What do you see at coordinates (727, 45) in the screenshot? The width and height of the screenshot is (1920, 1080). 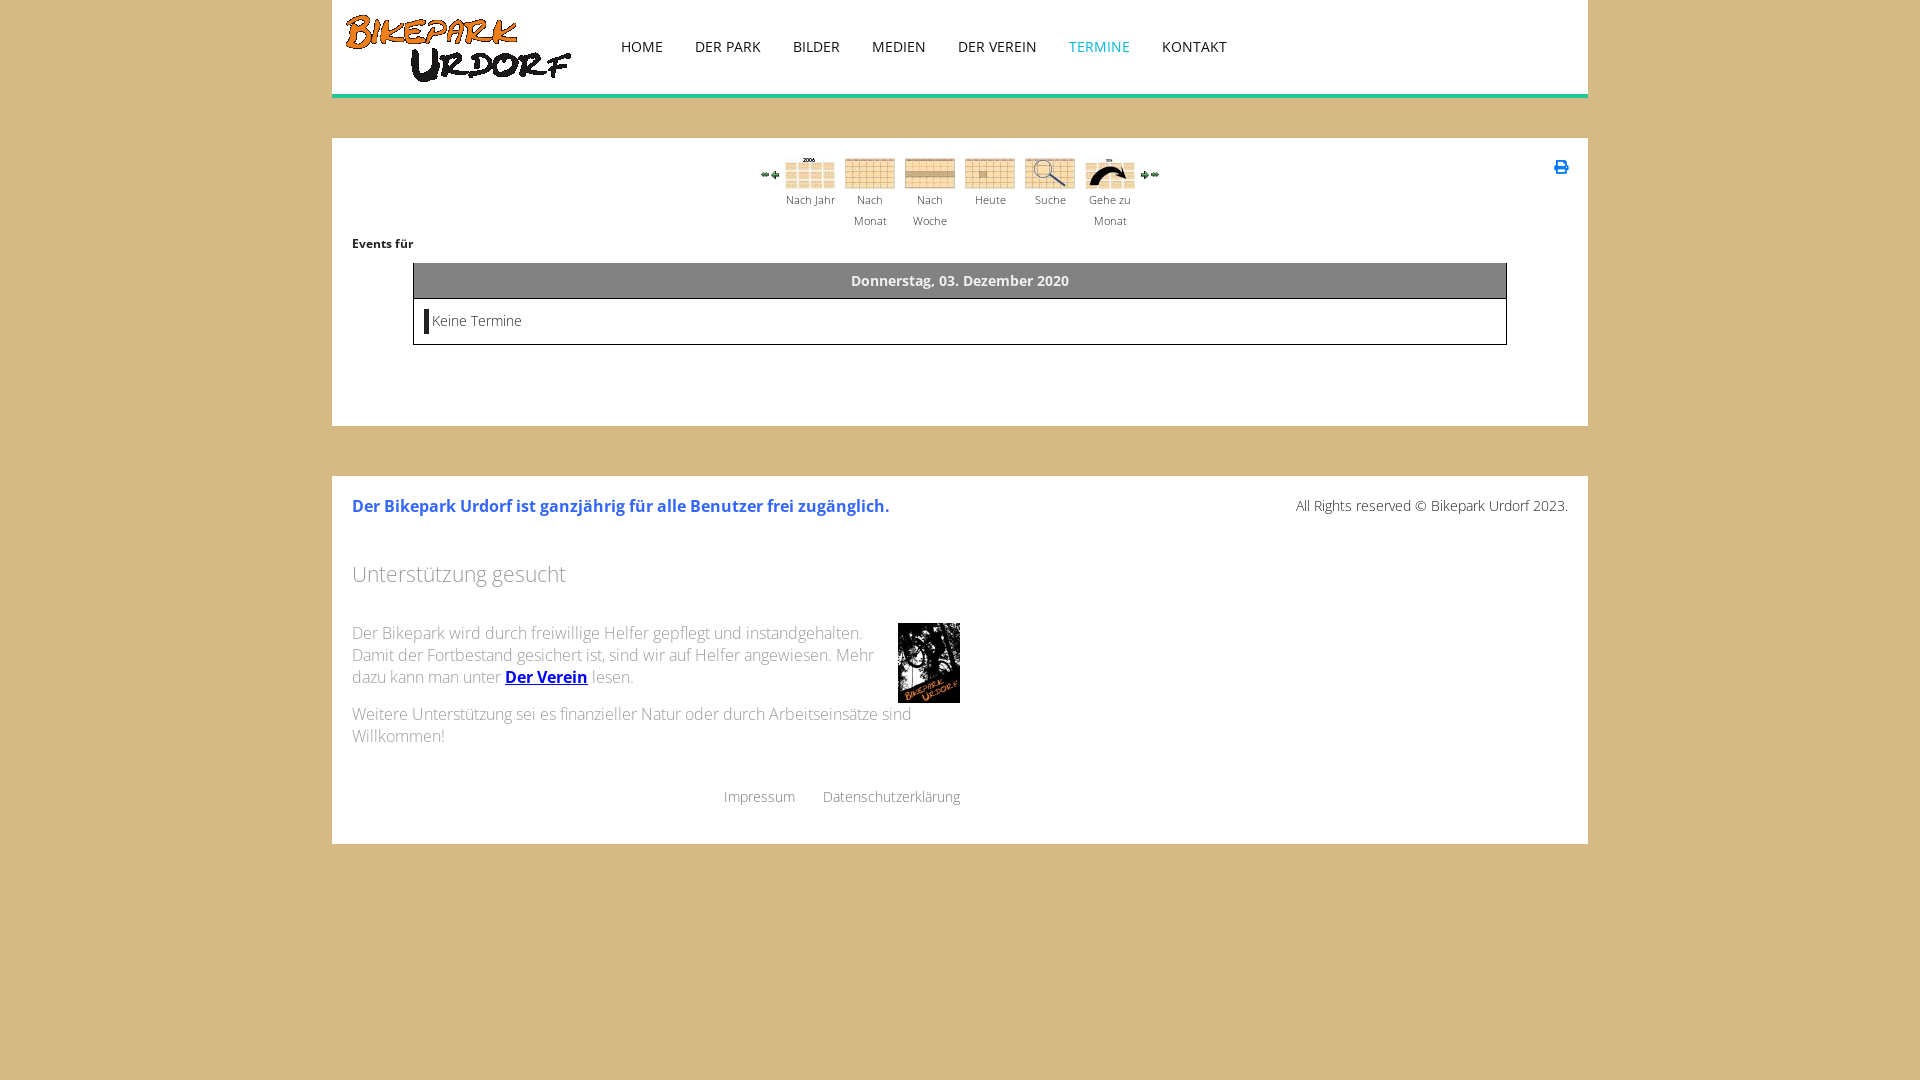 I see `'DER PARK'` at bounding box center [727, 45].